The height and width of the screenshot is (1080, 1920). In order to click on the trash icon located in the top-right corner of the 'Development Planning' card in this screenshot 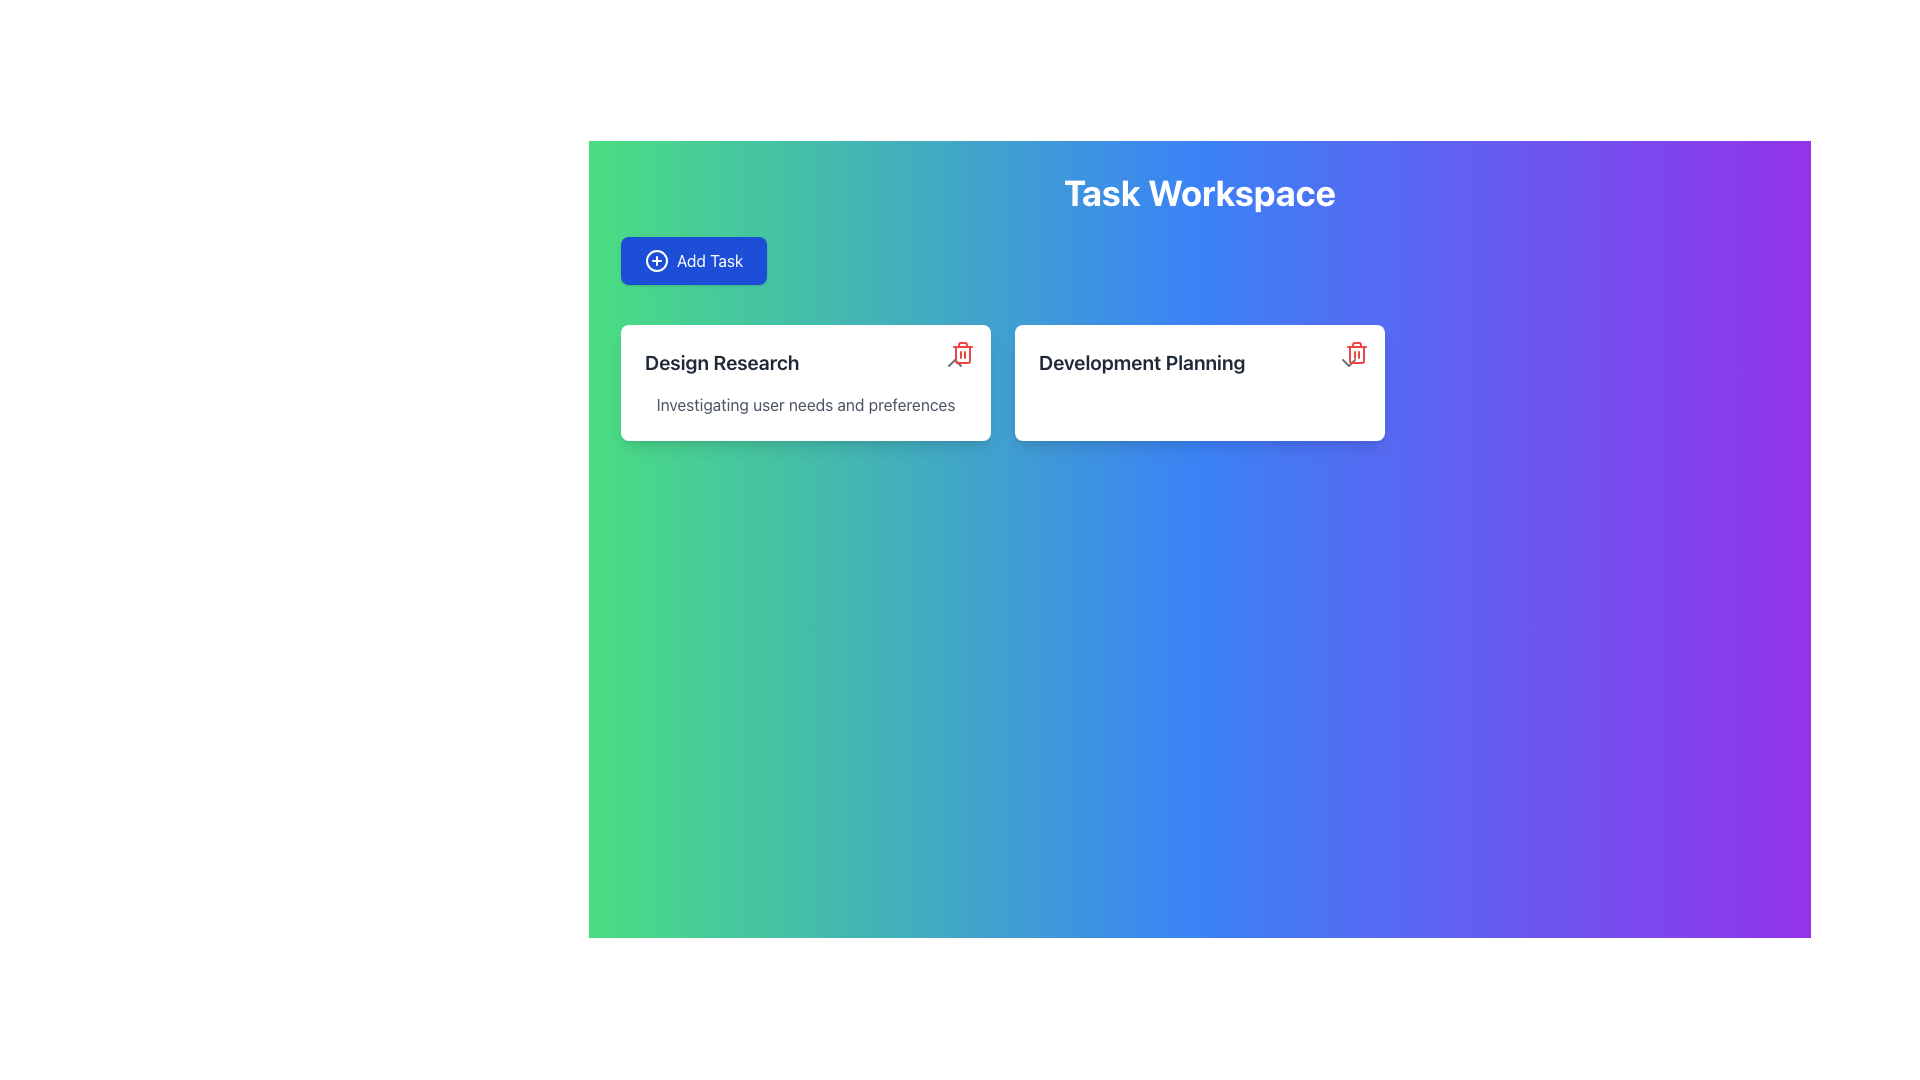, I will do `click(1357, 352)`.